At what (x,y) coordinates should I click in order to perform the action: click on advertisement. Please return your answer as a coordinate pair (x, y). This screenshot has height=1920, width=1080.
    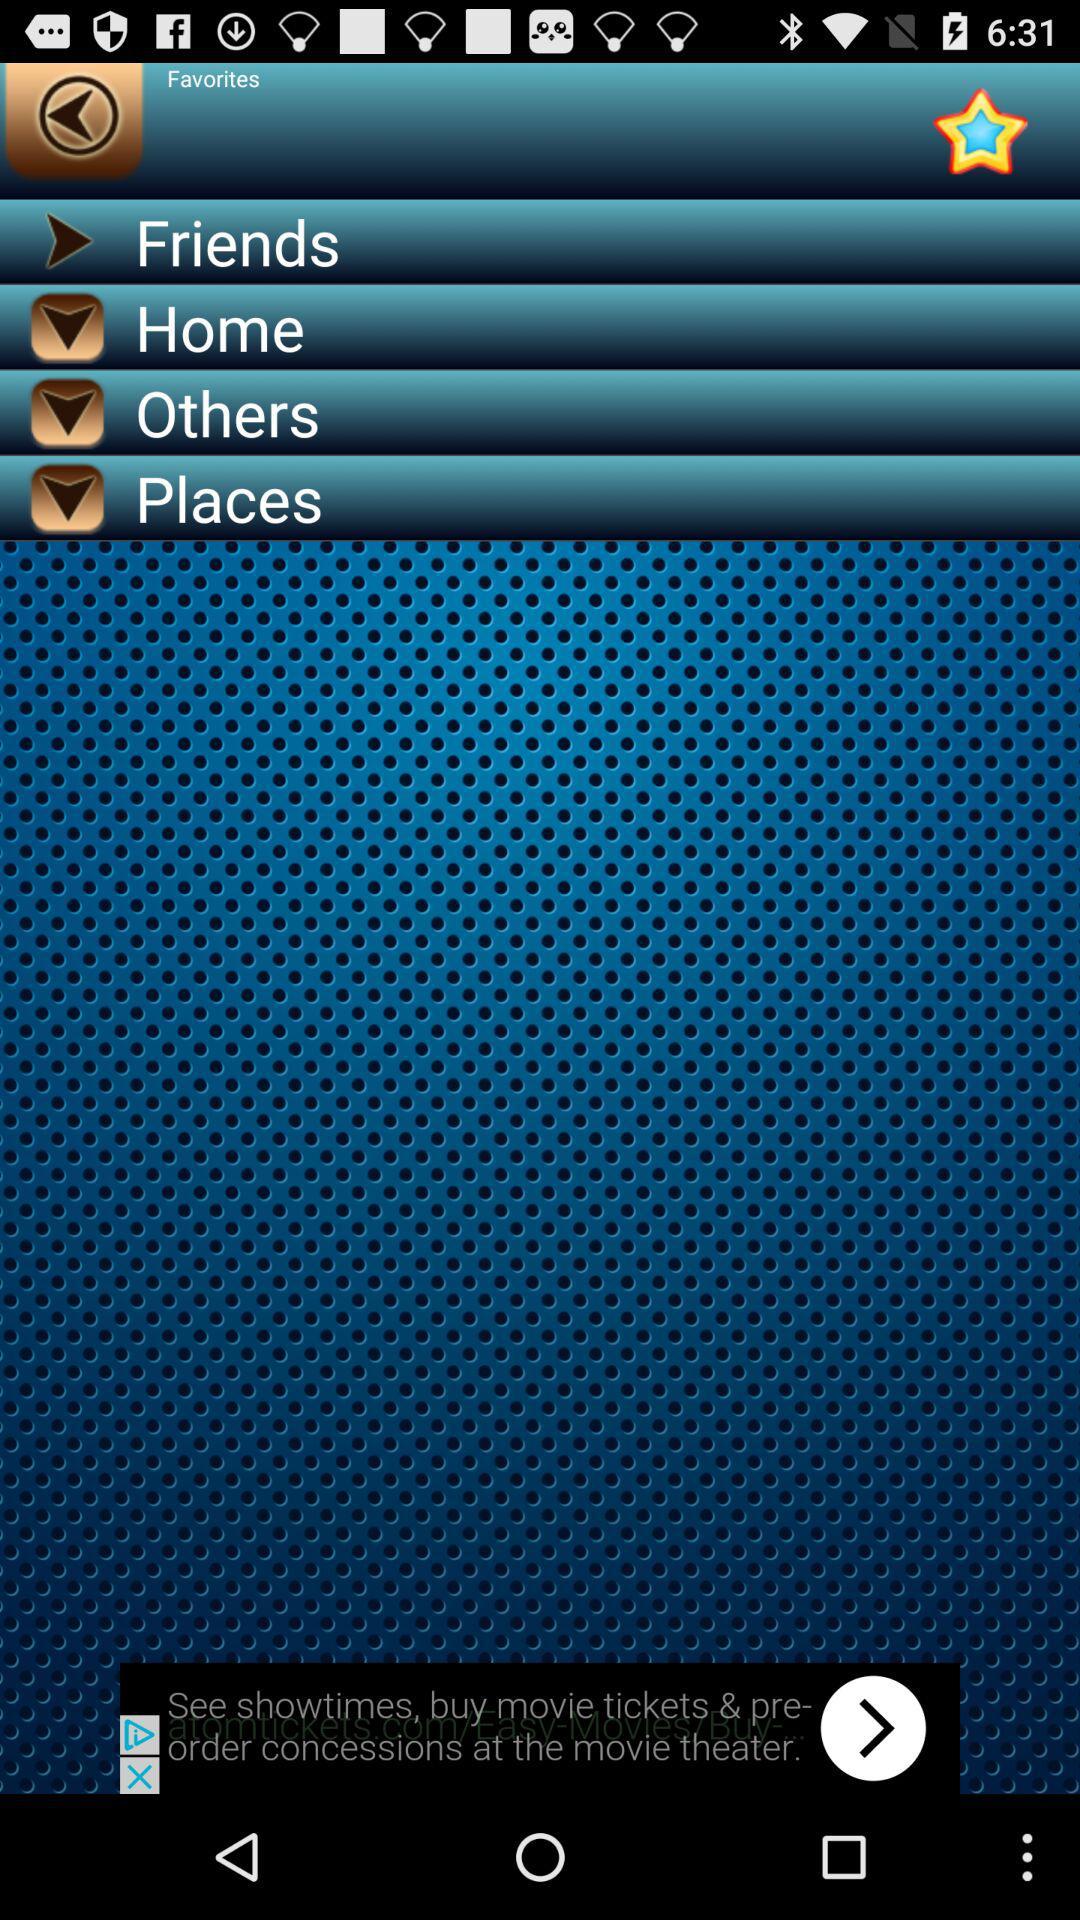
    Looking at the image, I should click on (540, 1727).